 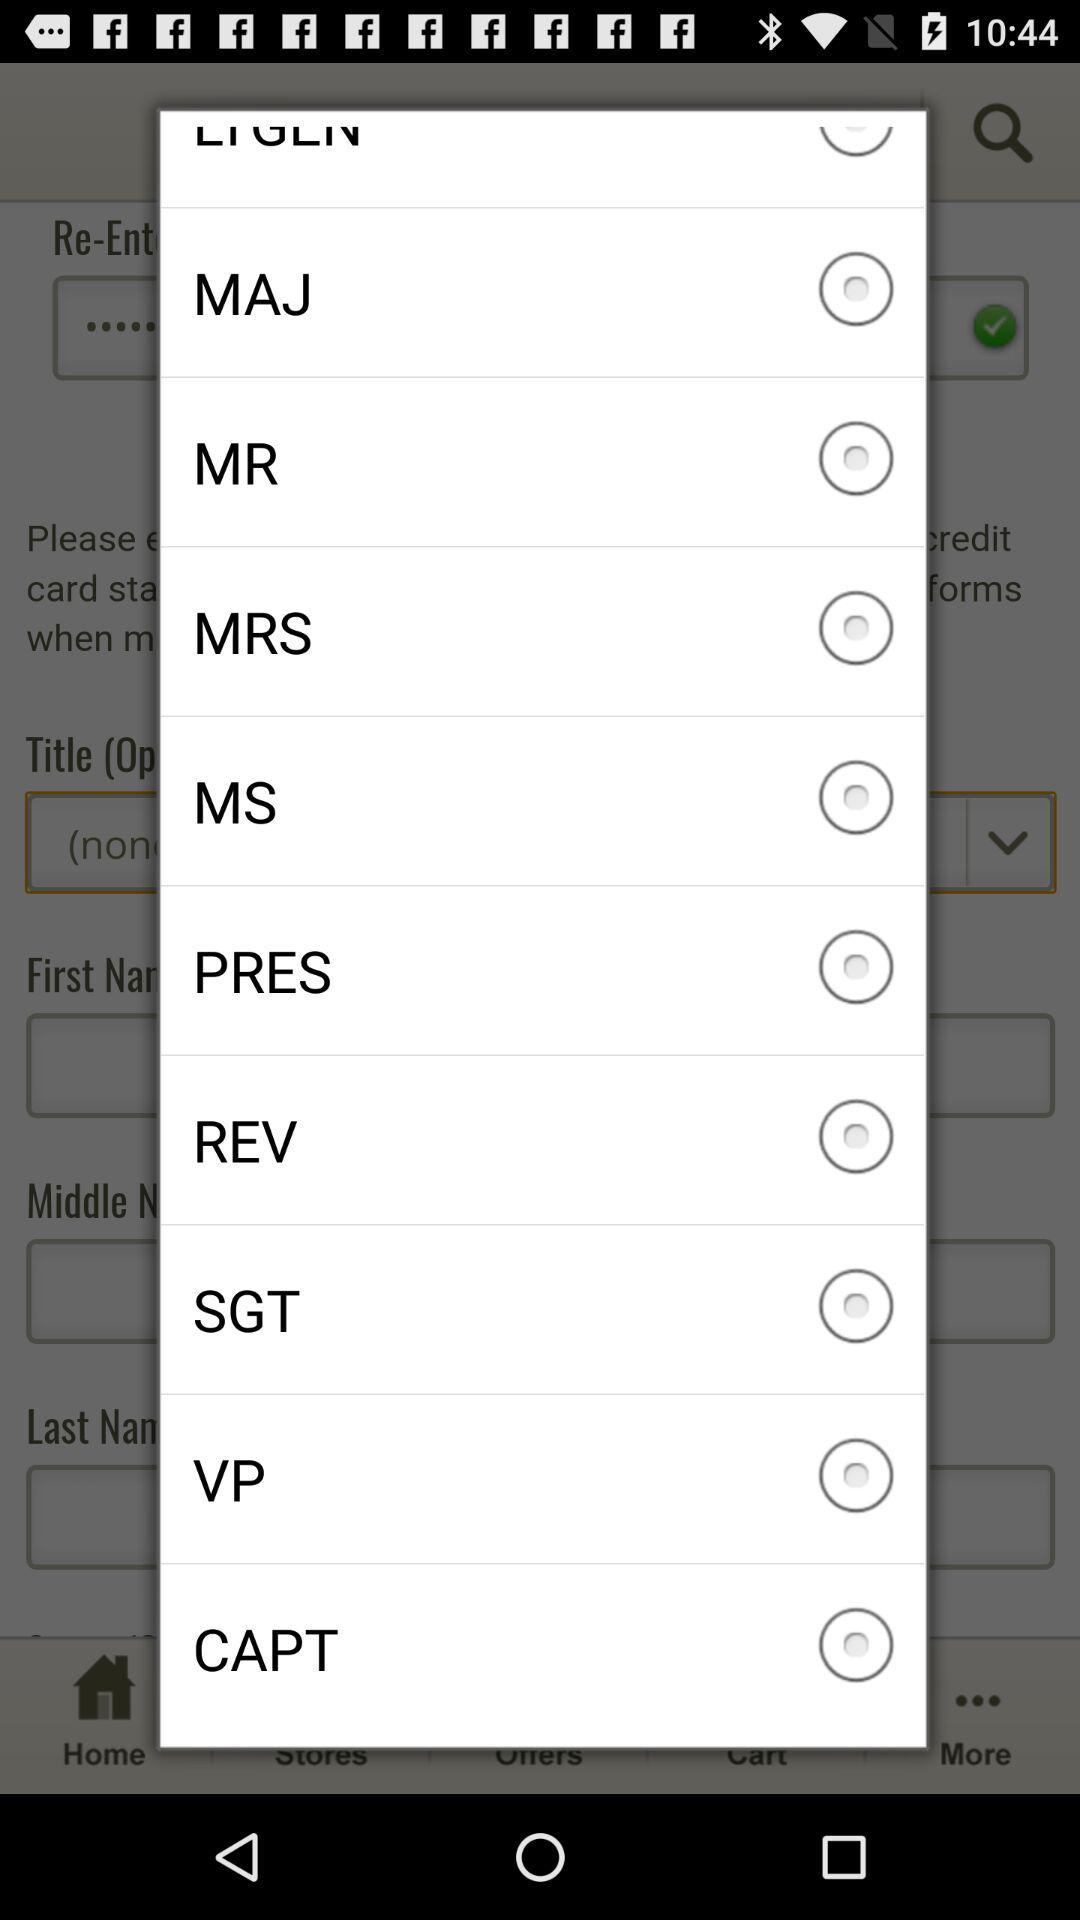 I want to click on ms icon, so click(x=542, y=801).